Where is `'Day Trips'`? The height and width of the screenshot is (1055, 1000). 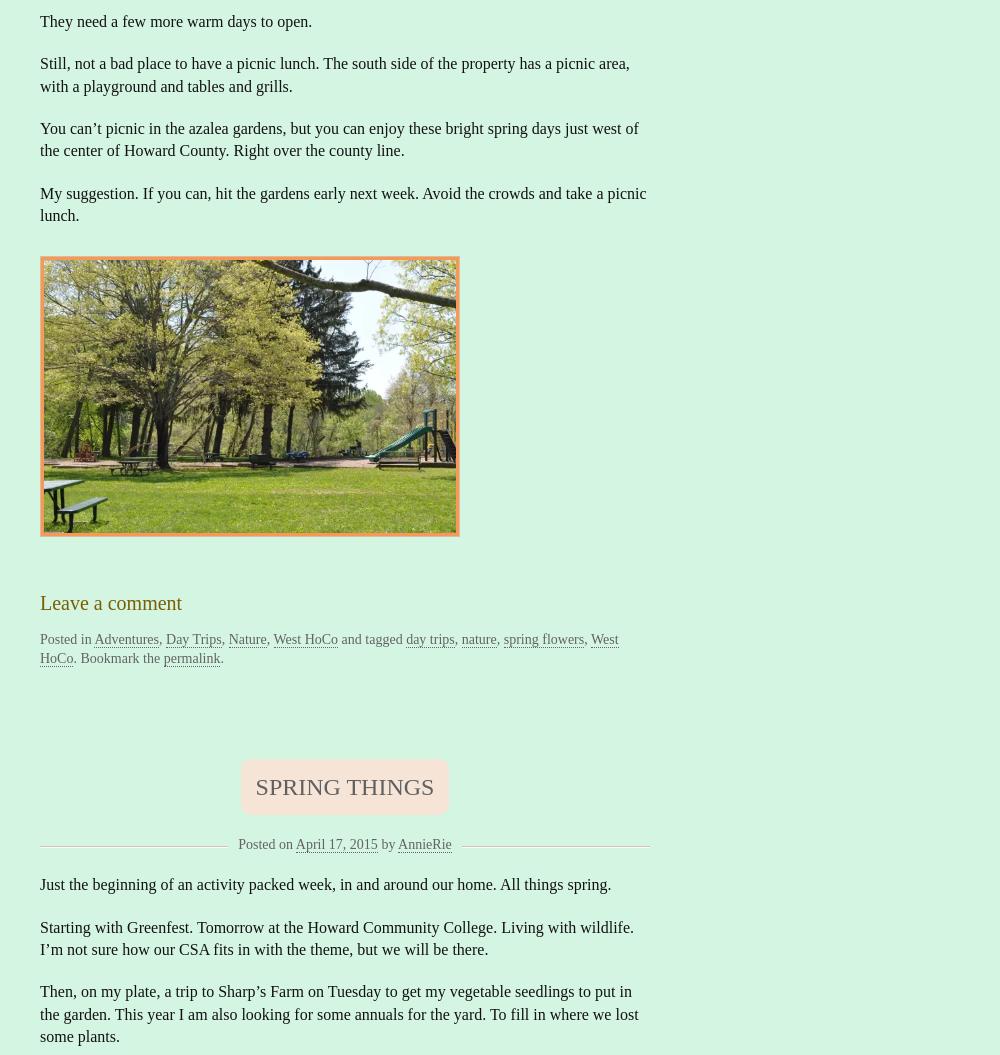 'Day Trips' is located at coordinates (166, 638).